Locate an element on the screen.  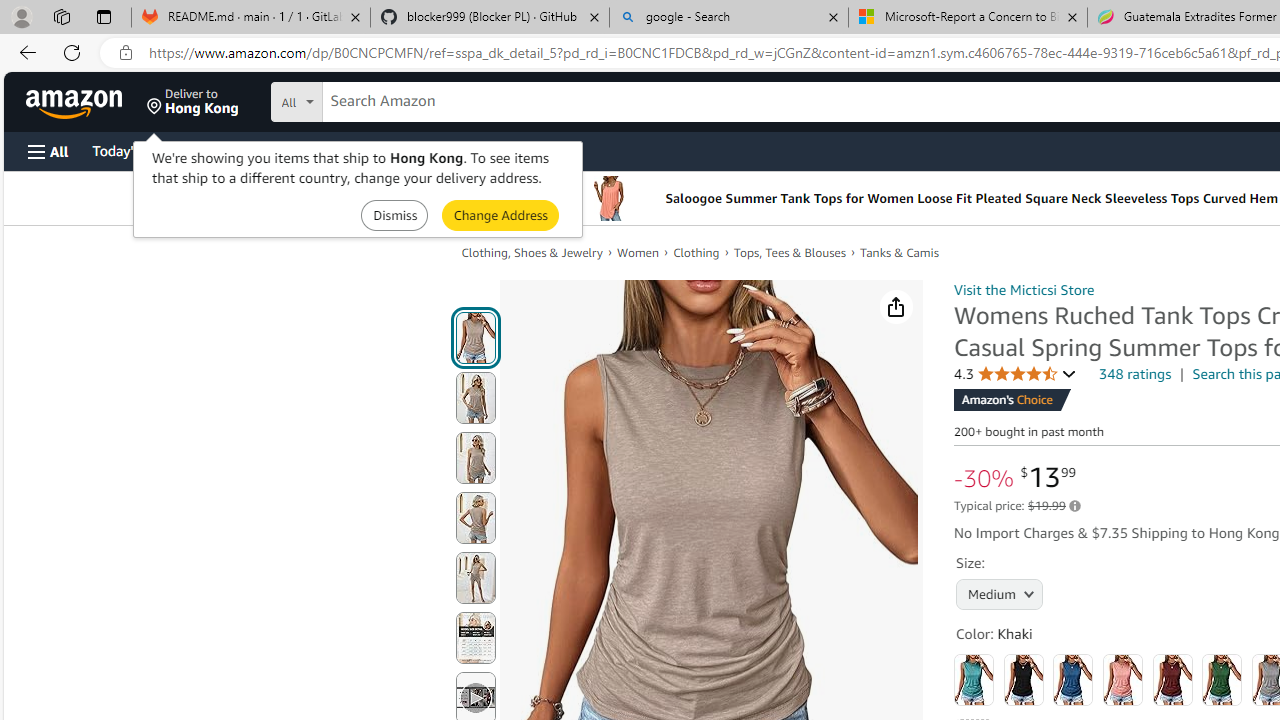
'Green' is located at coordinates (1221, 679).